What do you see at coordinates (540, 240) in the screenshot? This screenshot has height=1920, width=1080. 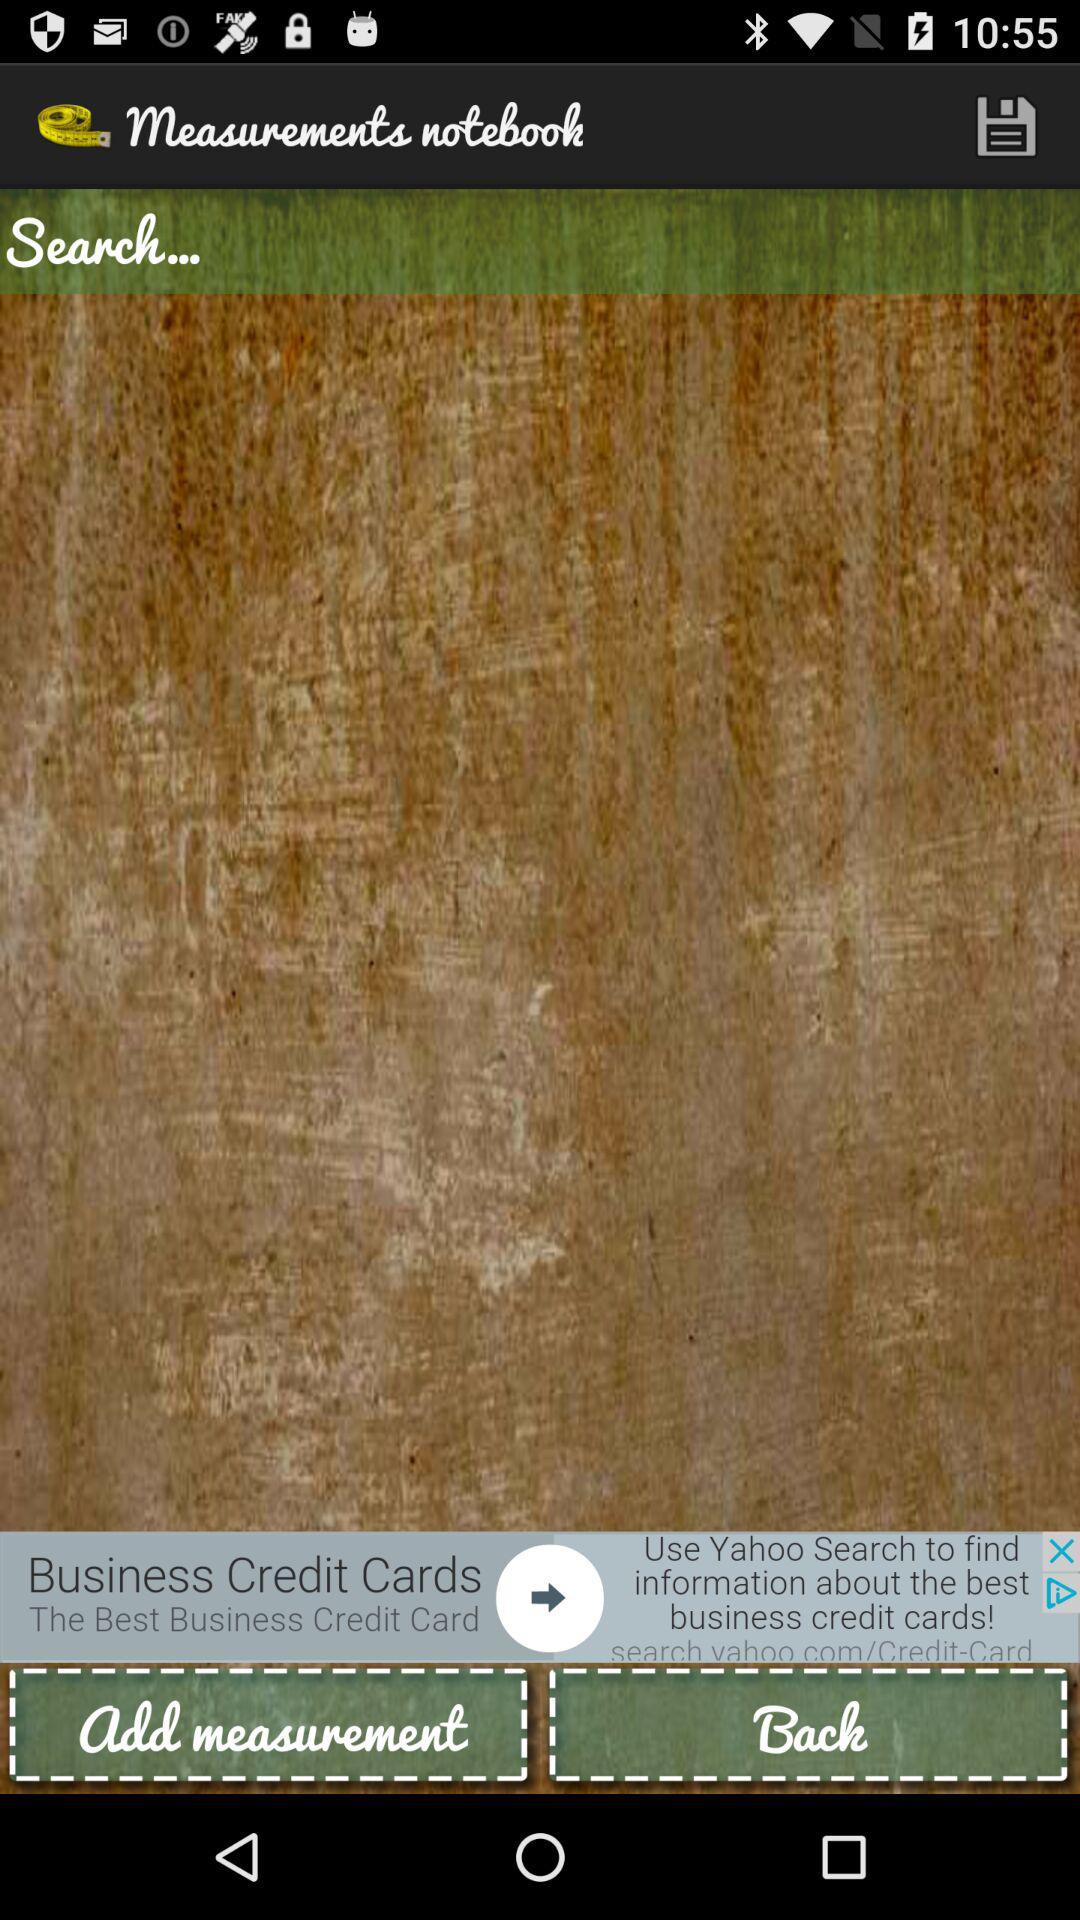 I see `search button` at bounding box center [540, 240].